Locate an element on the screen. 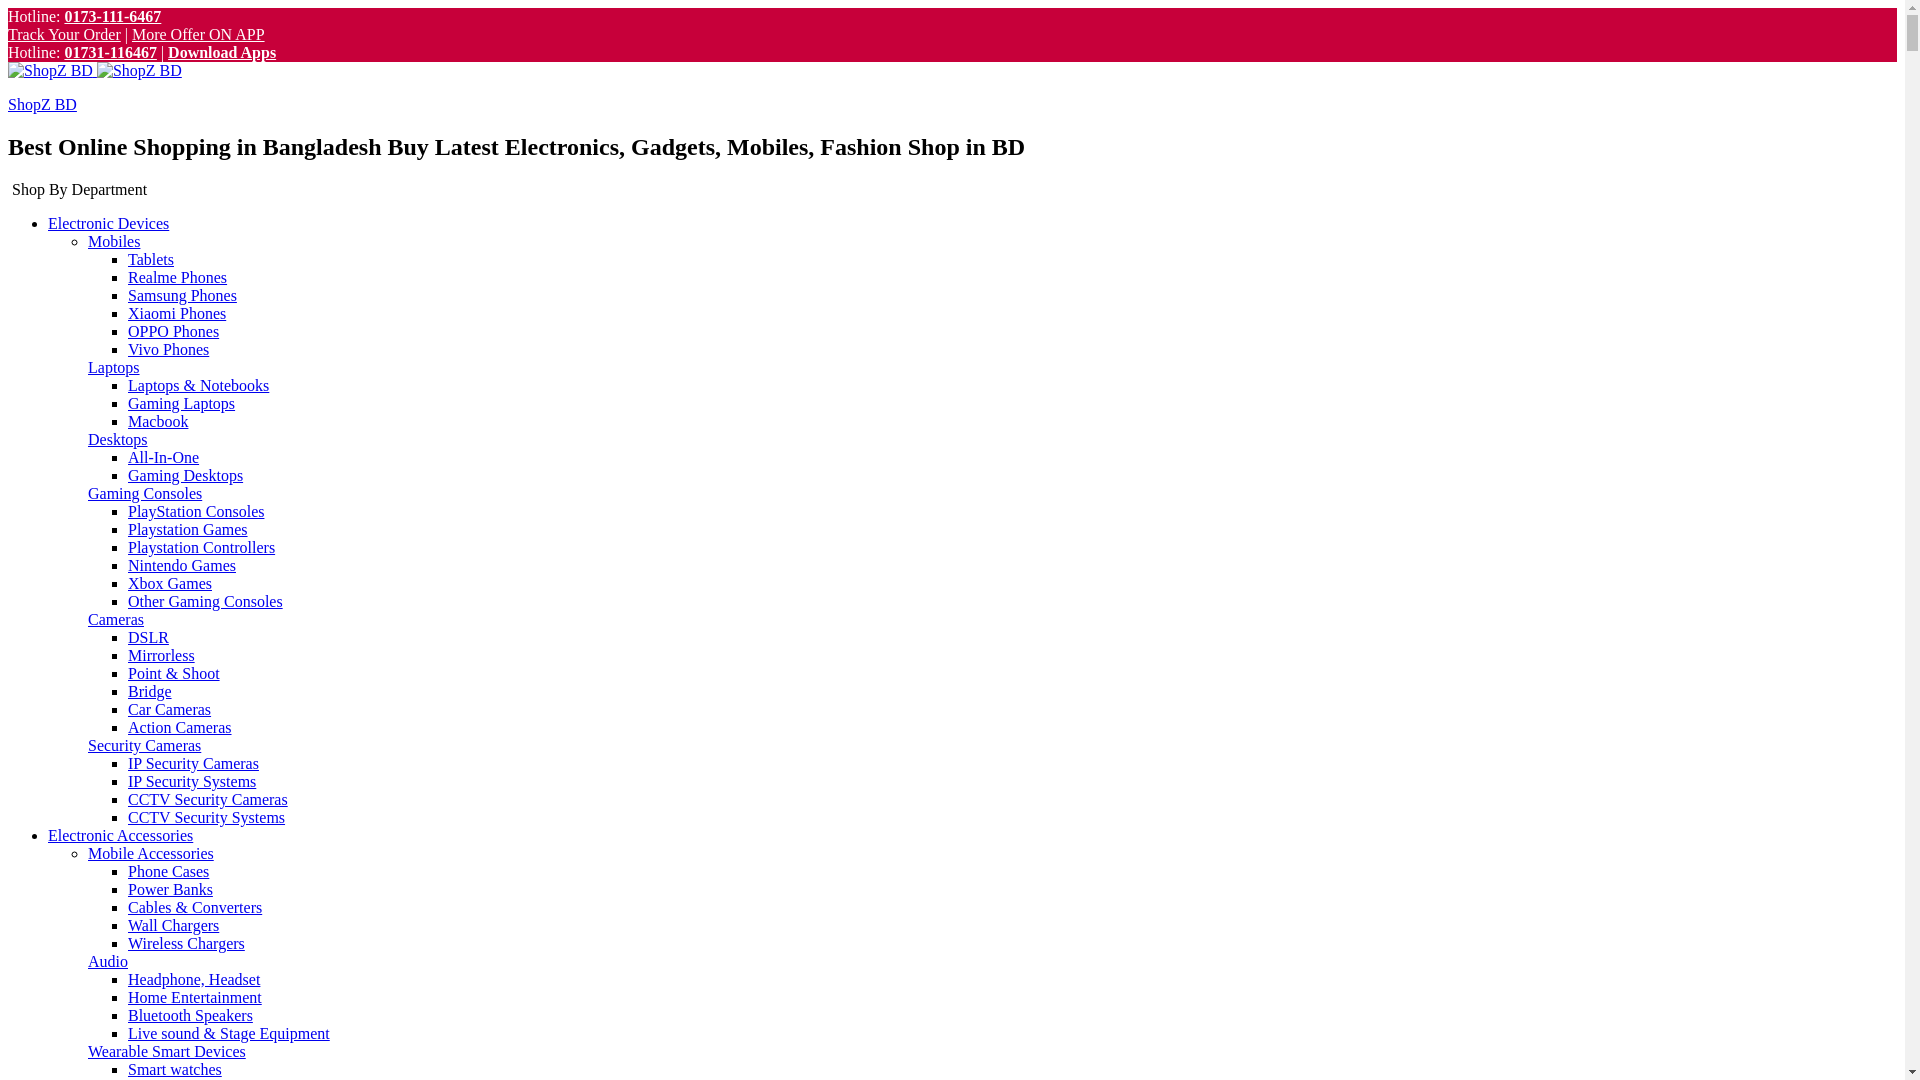  'Xiaomi Phones' is located at coordinates (177, 313).